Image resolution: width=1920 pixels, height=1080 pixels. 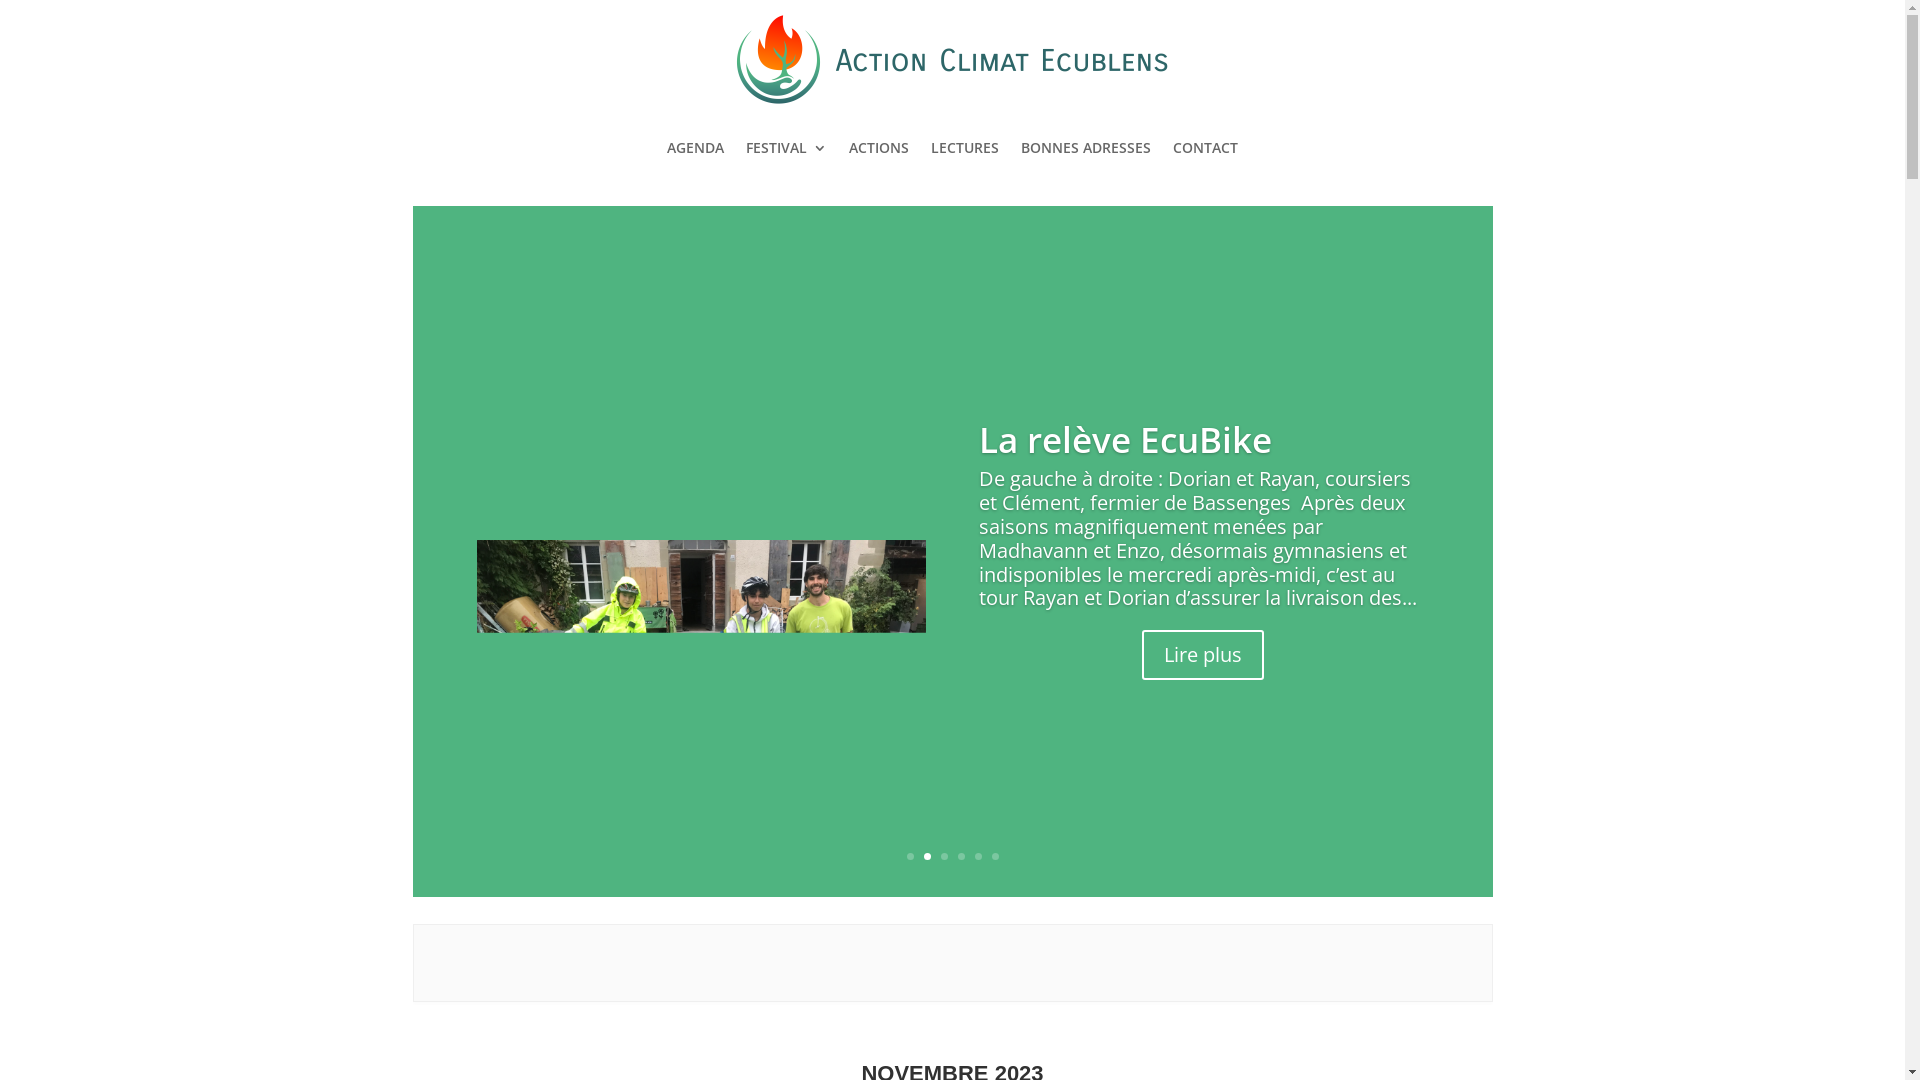 What do you see at coordinates (785, 146) in the screenshot?
I see `'FESTIVAL'` at bounding box center [785, 146].